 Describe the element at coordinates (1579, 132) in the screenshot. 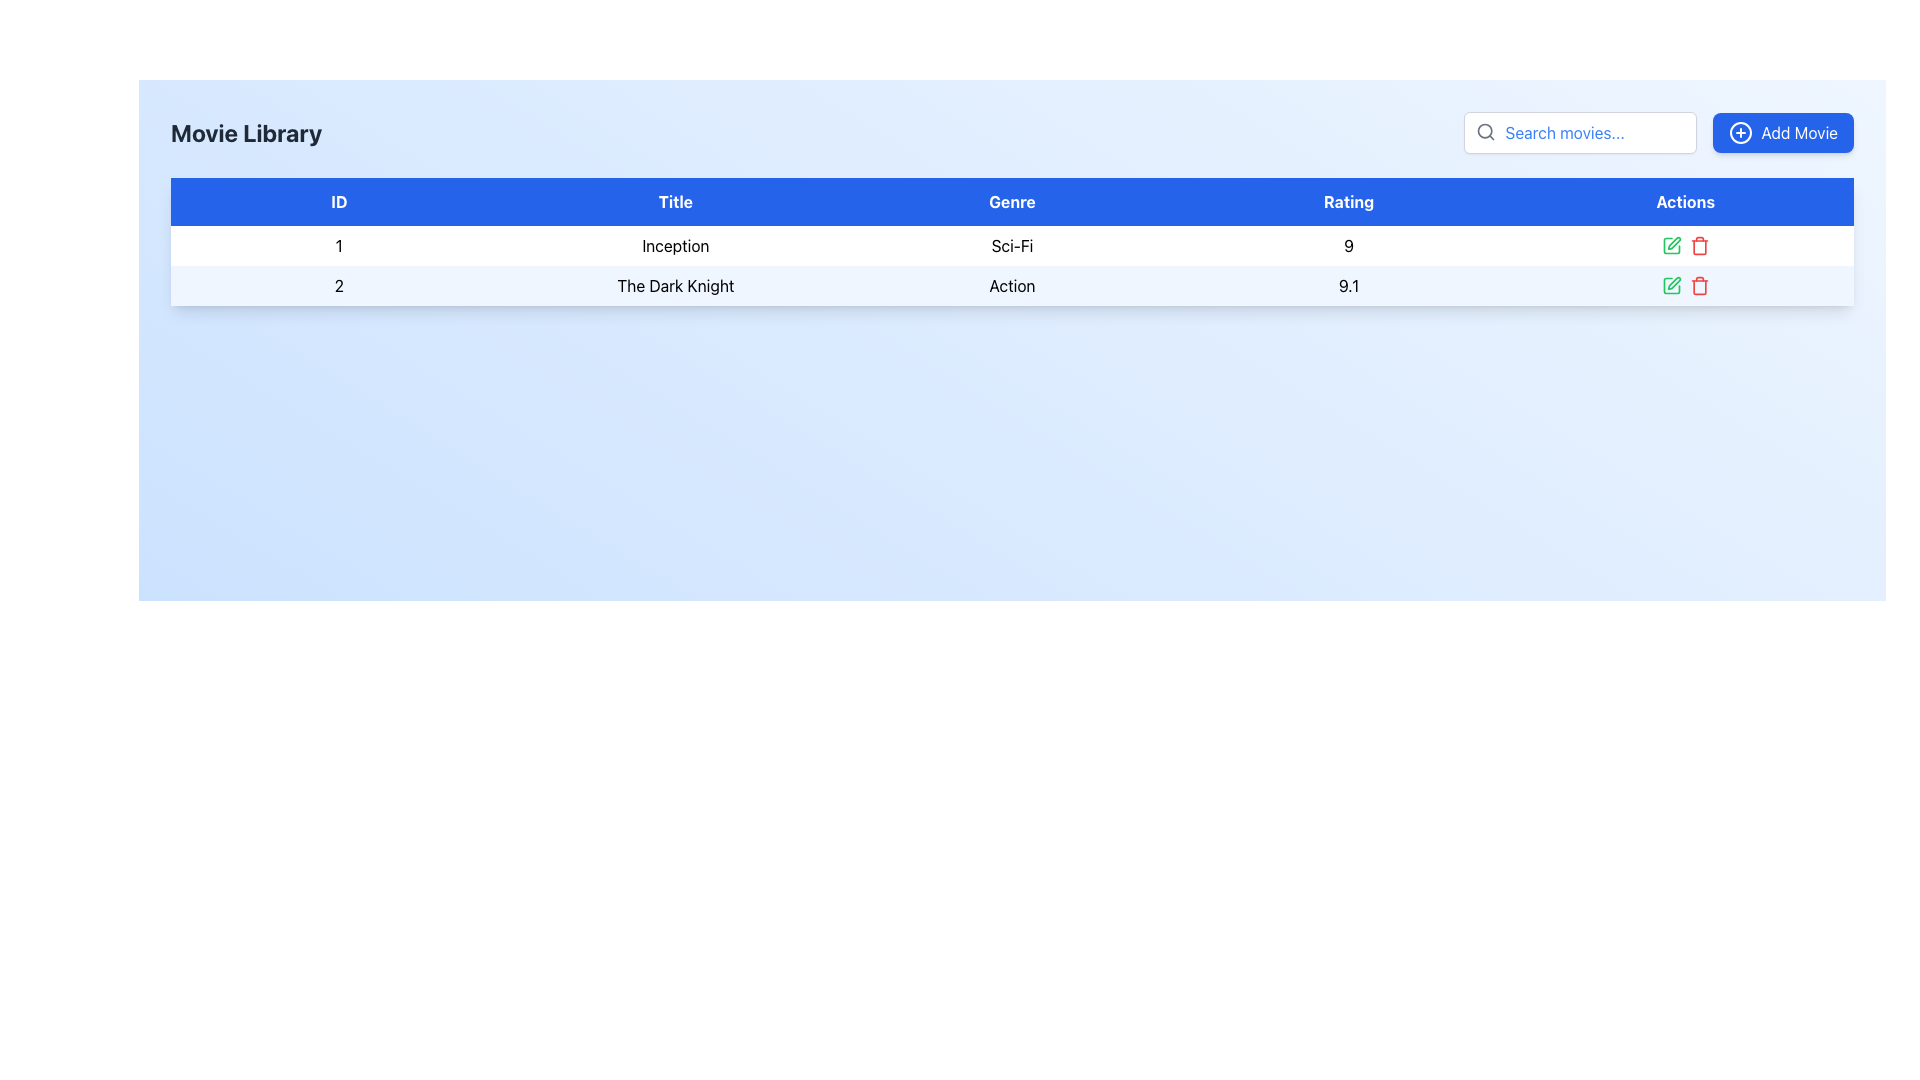

I see `the text input field with placeholder 'Search movies...' to focus on it` at that location.